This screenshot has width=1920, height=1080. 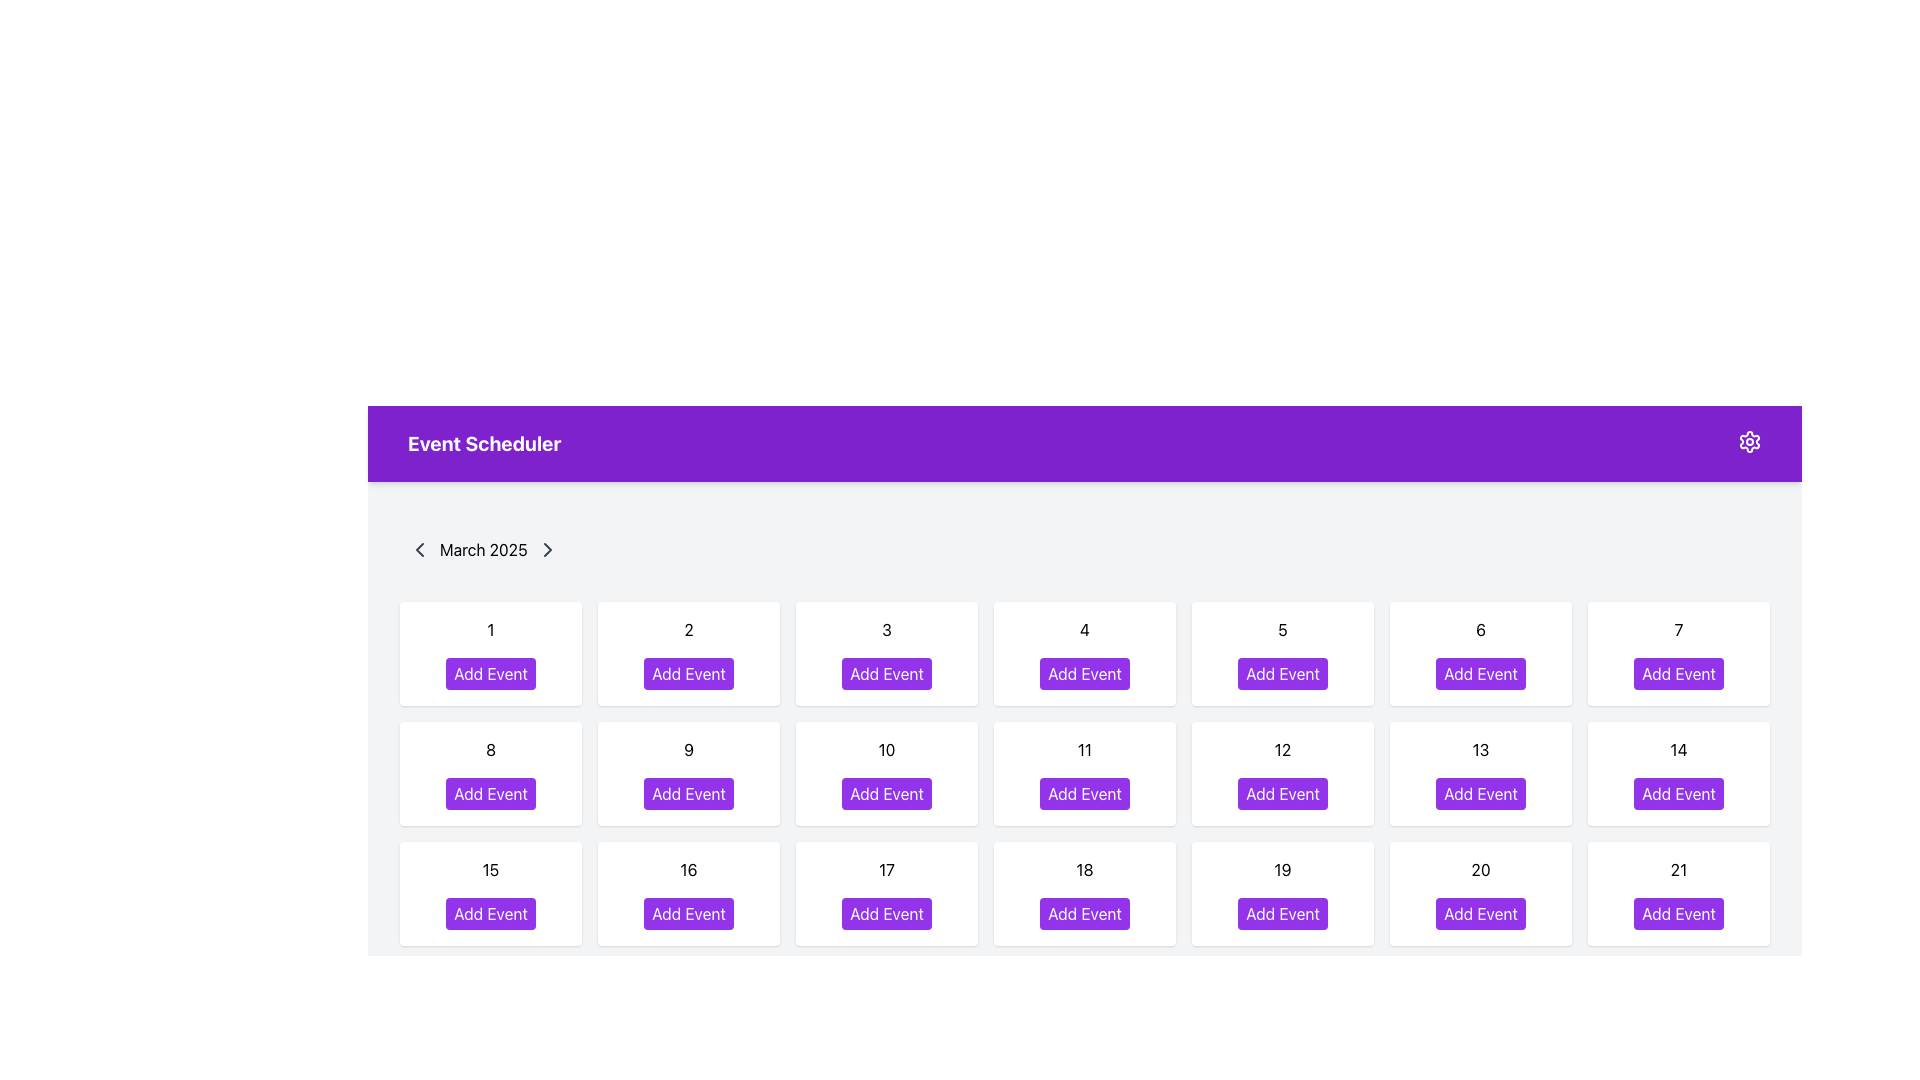 What do you see at coordinates (1679, 914) in the screenshot?
I see `the button` at bounding box center [1679, 914].